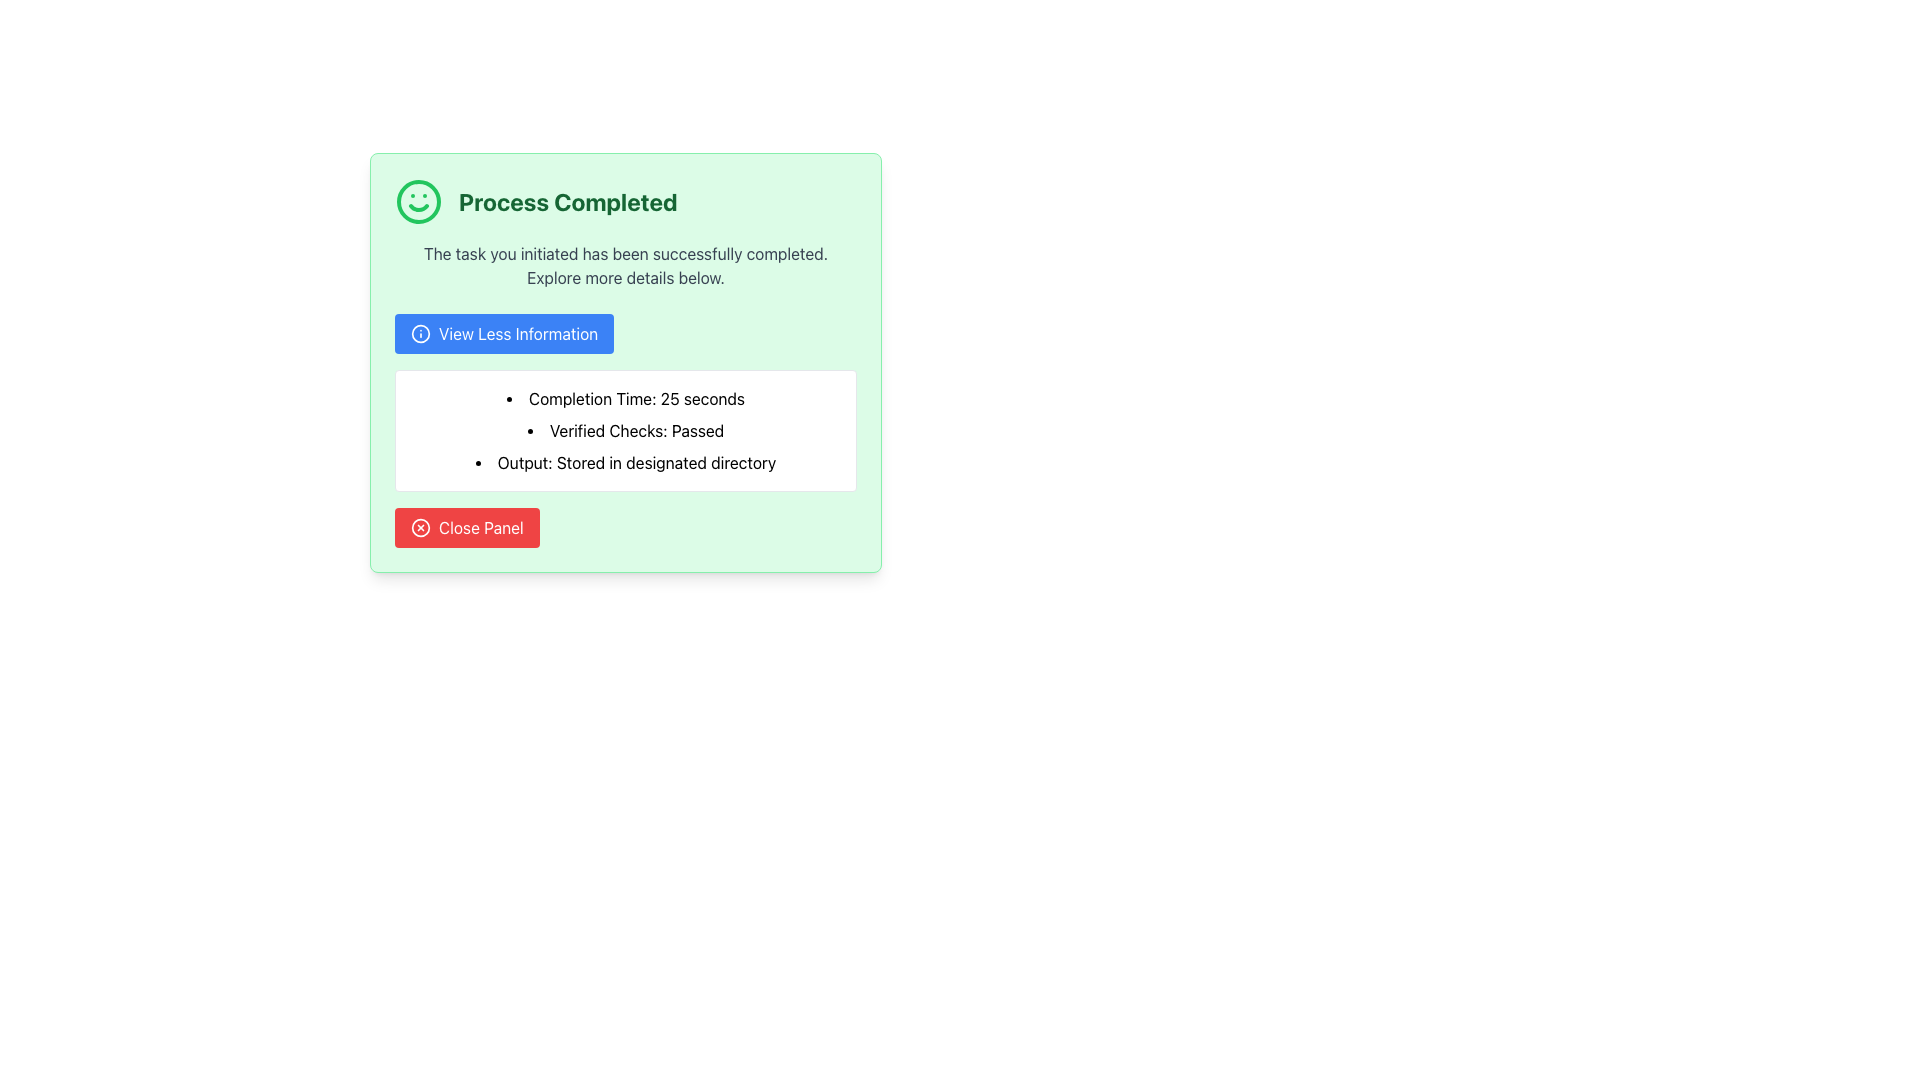 Image resolution: width=1920 pixels, height=1080 pixels. I want to click on the button located at the top-right corner of the 'Process Completed' card, so click(420, 527).